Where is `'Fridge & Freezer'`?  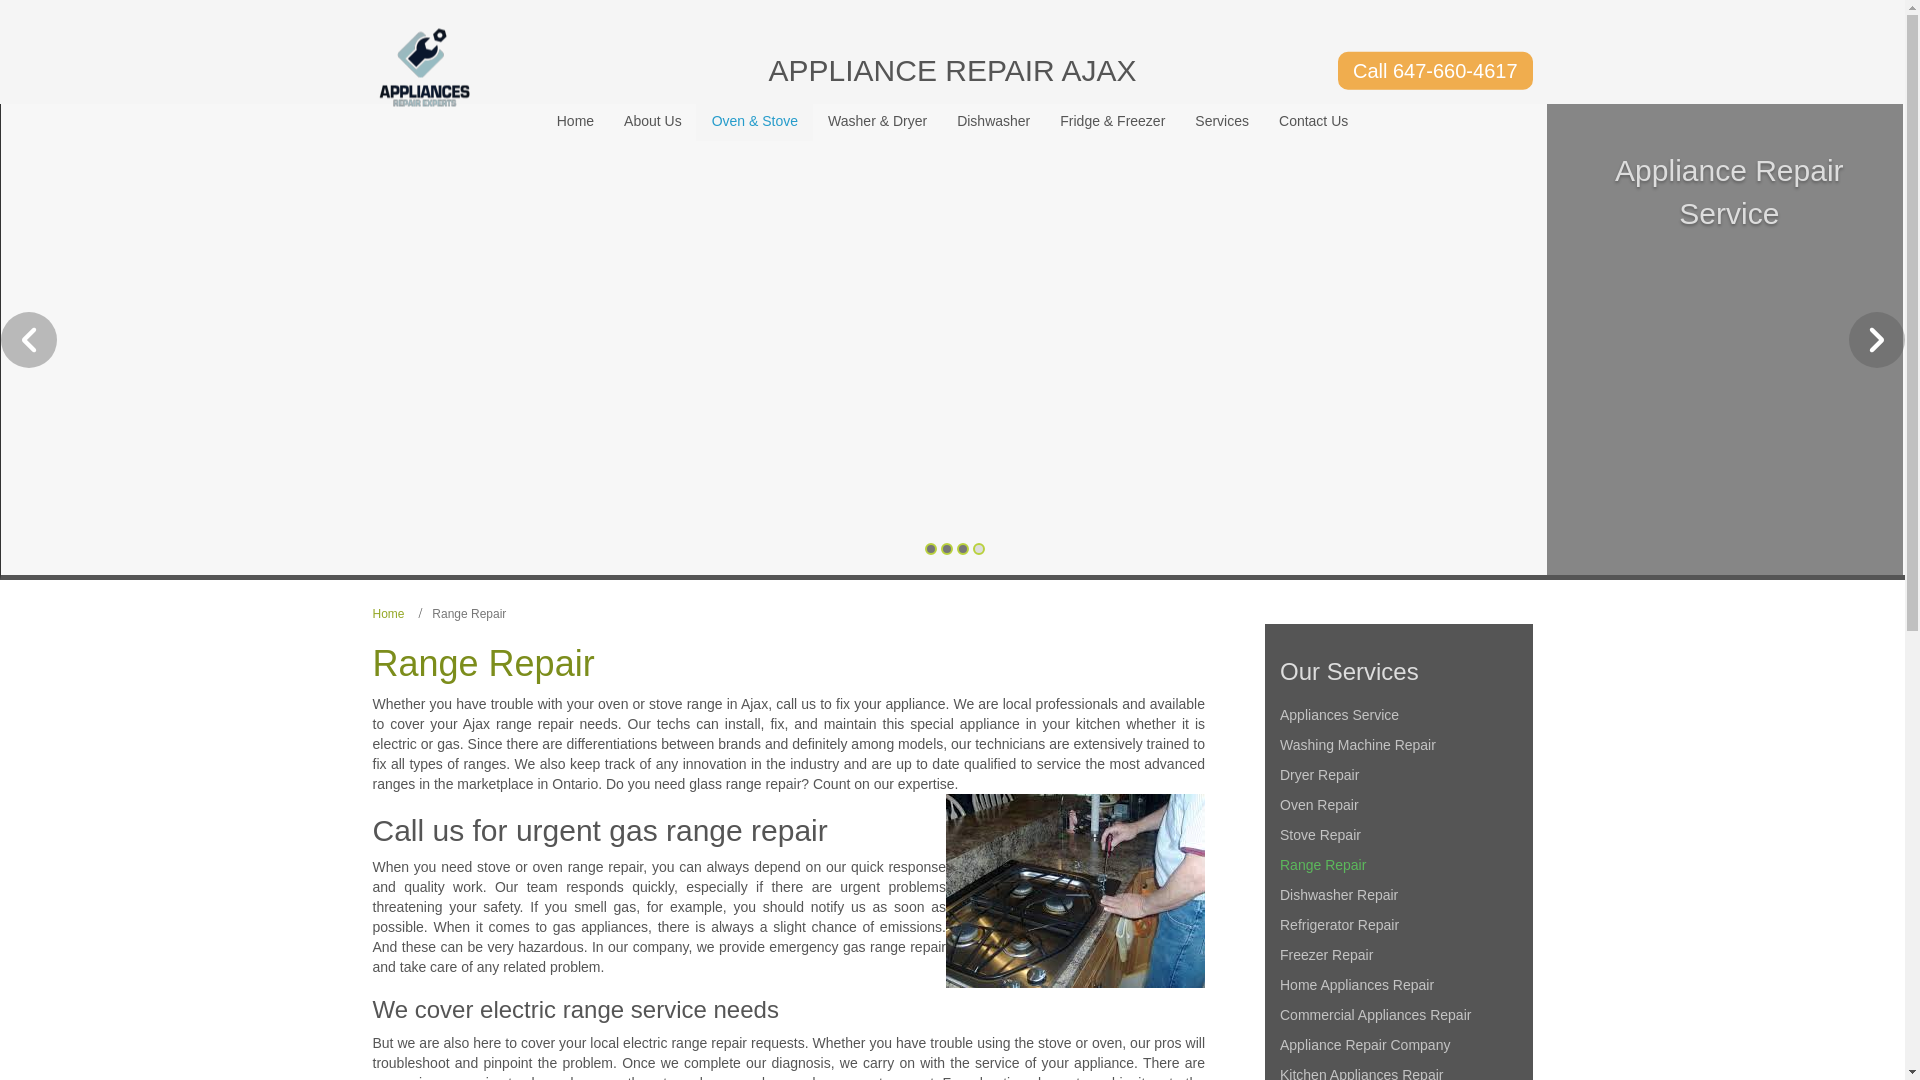
'Fridge & Freezer' is located at coordinates (1111, 120).